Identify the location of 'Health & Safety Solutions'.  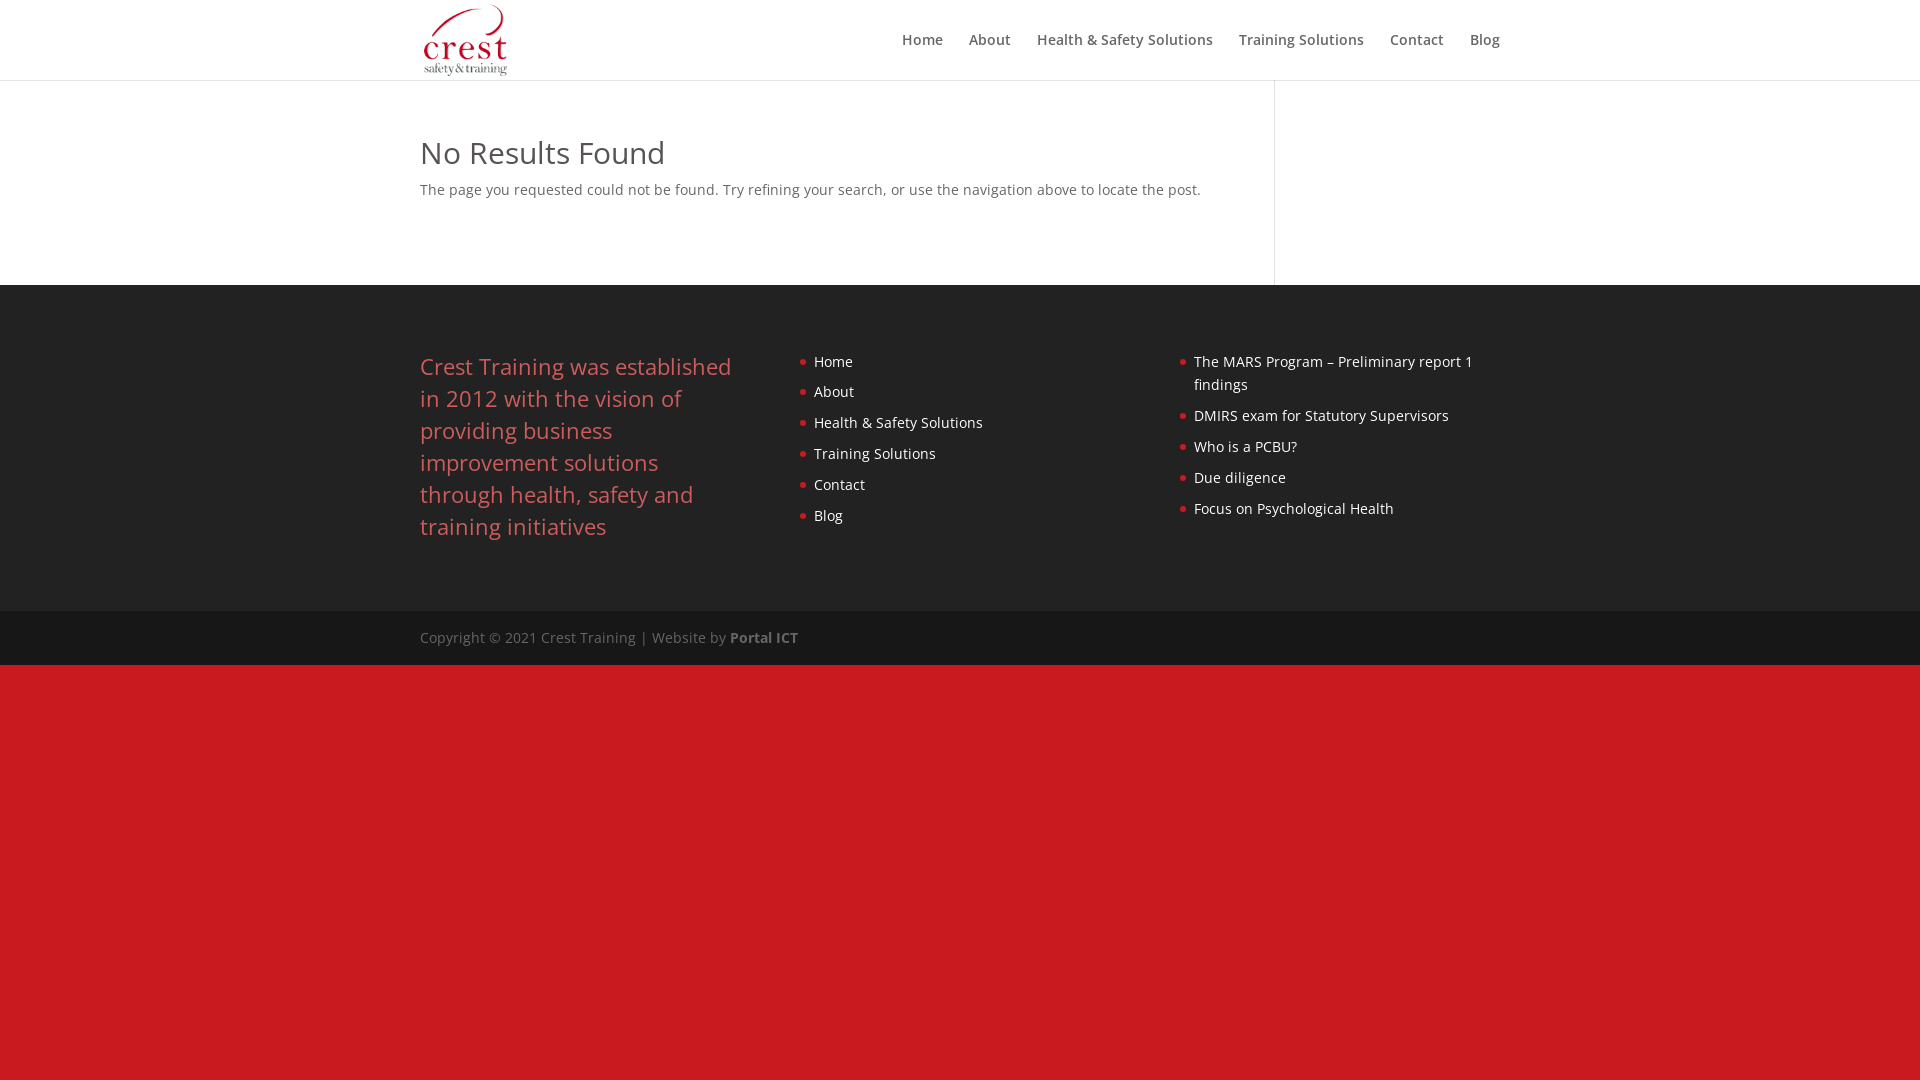
(1036, 55).